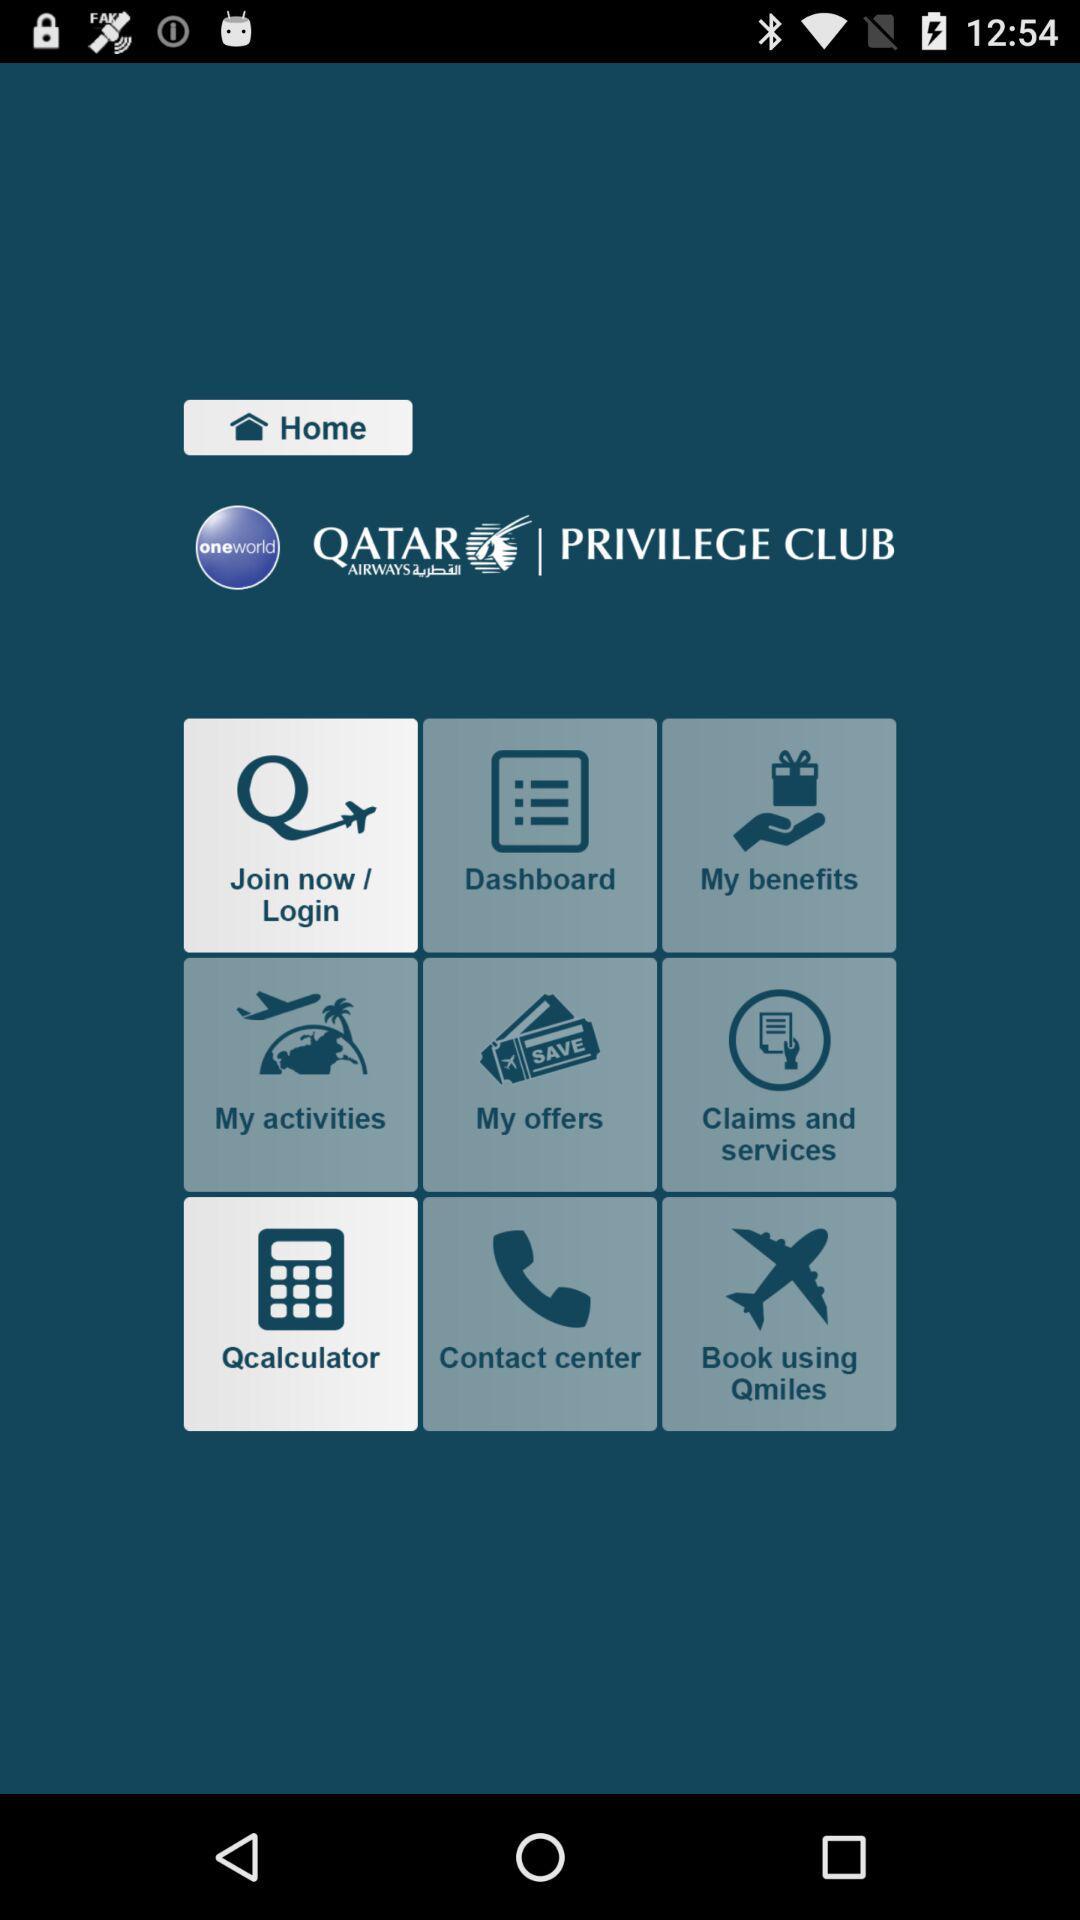  What do you see at coordinates (540, 1314) in the screenshot?
I see `item at the bottom` at bounding box center [540, 1314].